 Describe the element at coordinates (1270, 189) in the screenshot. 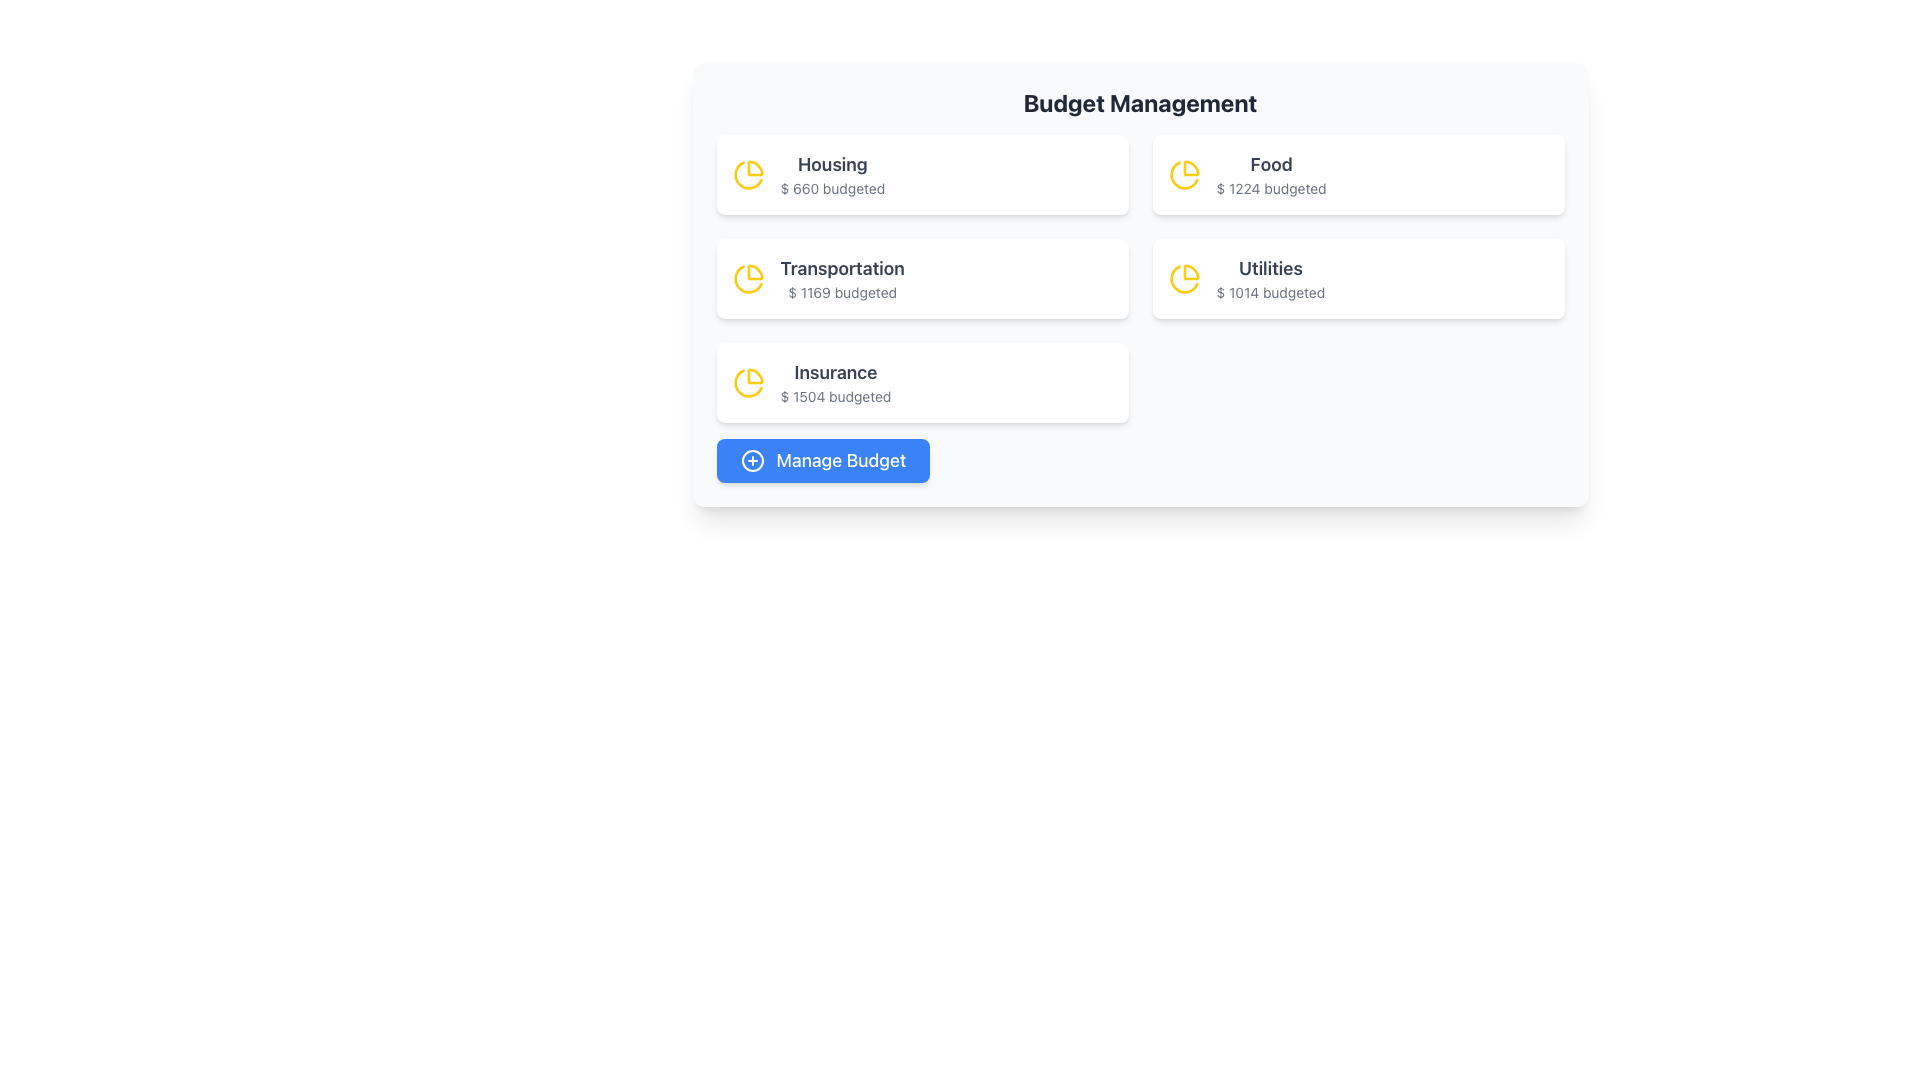

I see `information displayed in the text label showing '$ 1224 budgeted', which is positioned beneath the 'Food' label in the upper-right card layout` at that location.